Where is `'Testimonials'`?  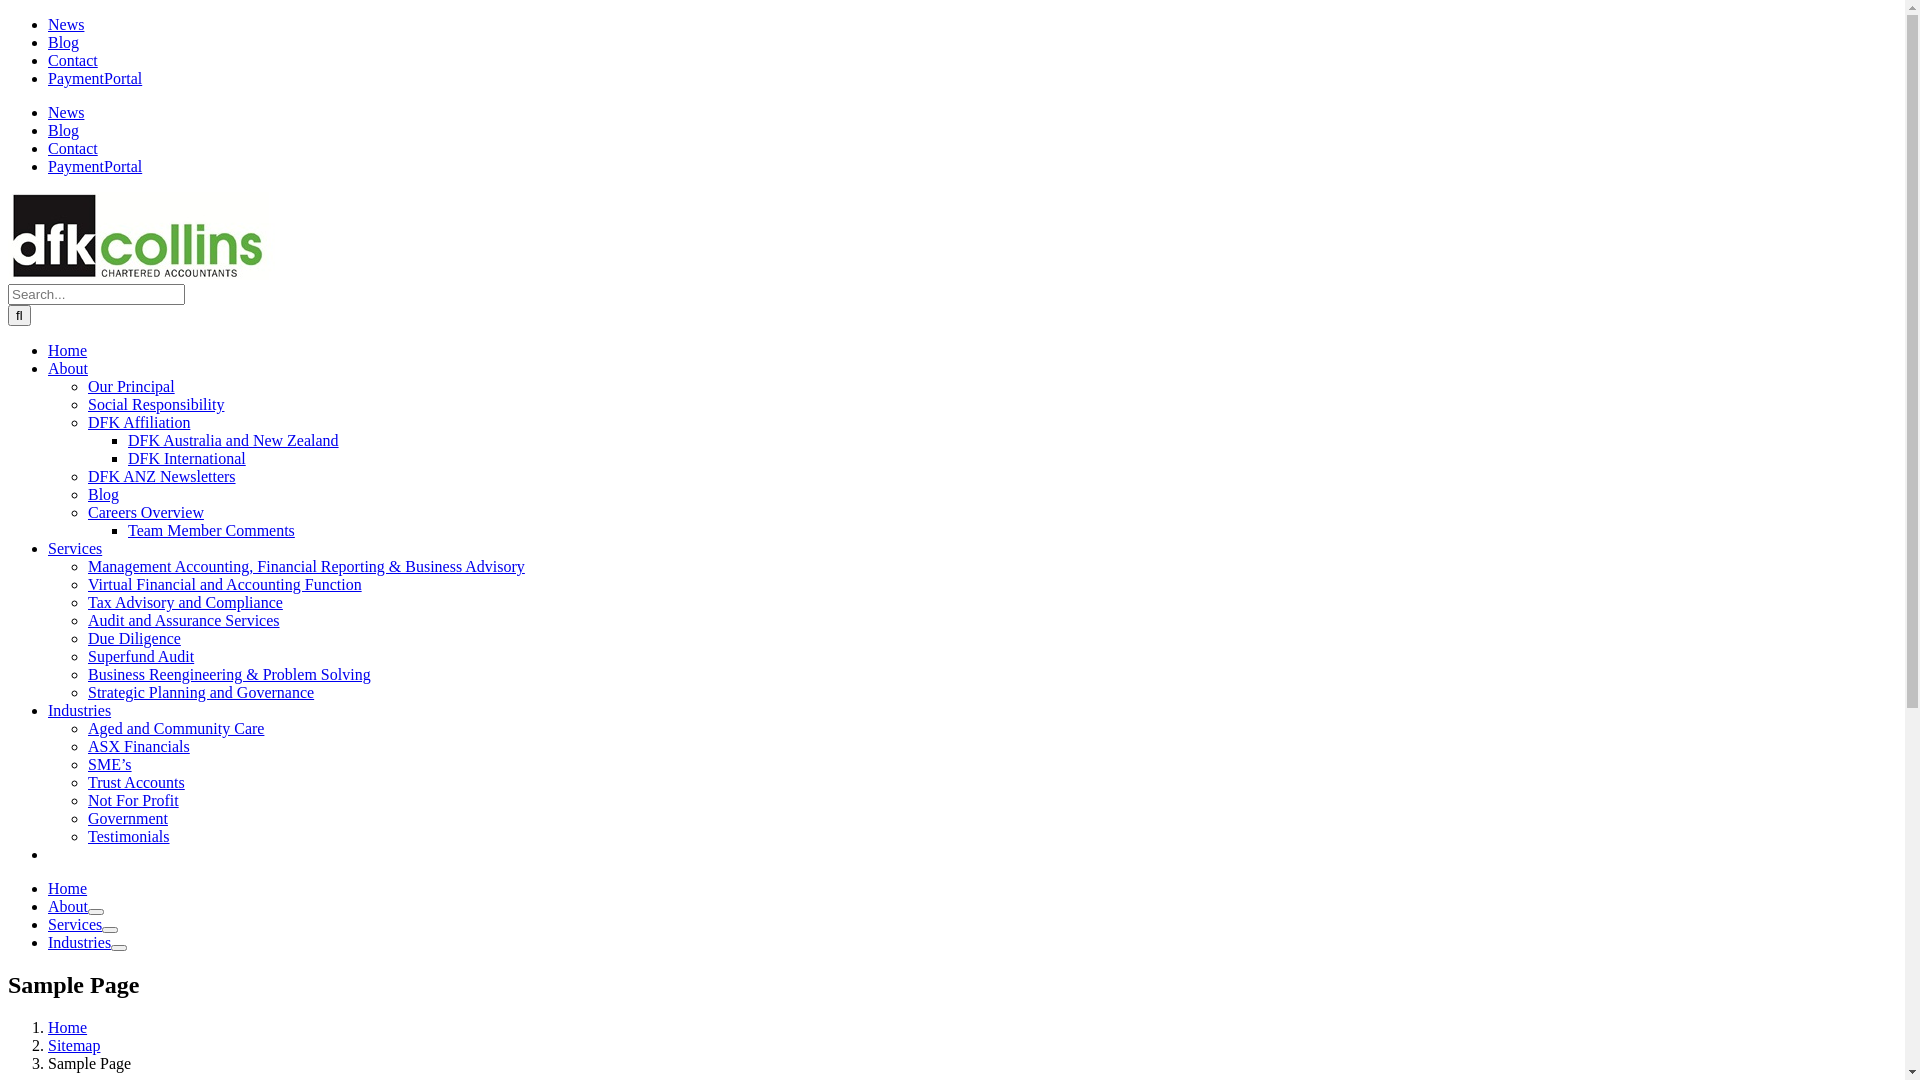
'Testimonials' is located at coordinates (128, 836).